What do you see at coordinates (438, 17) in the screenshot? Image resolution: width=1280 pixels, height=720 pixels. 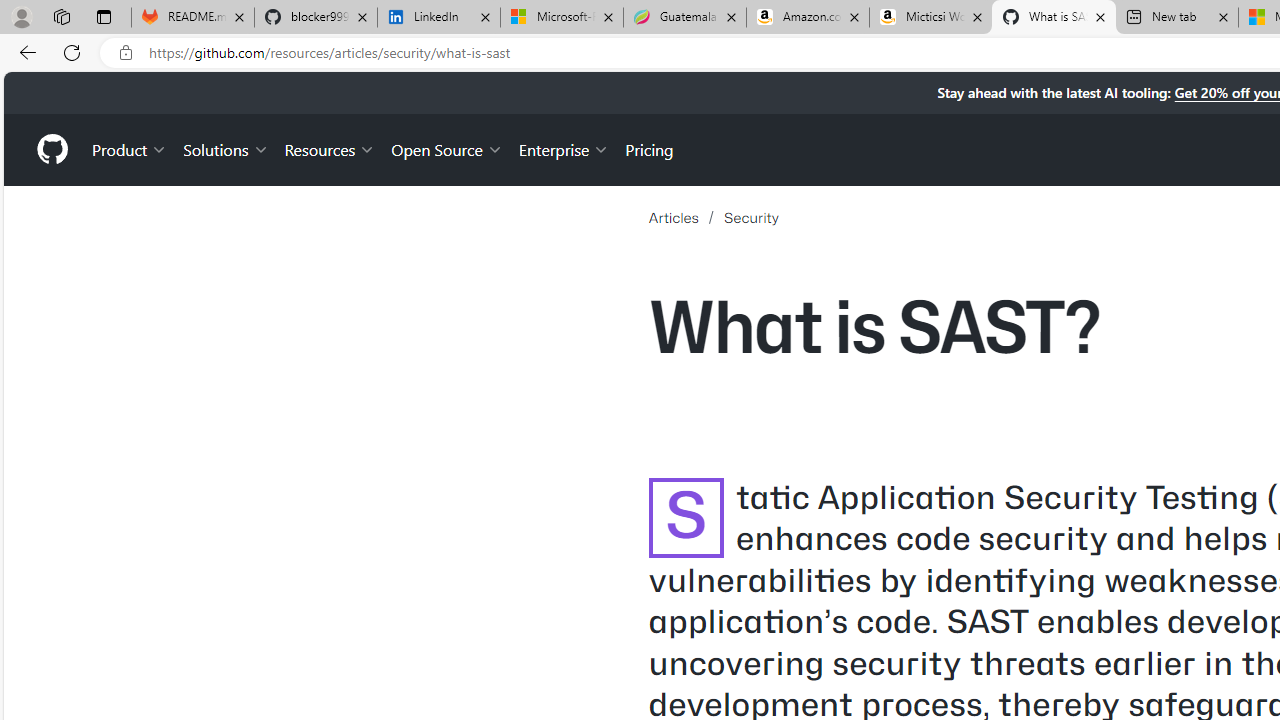 I see `'LinkedIn'` at bounding box center [438, 17].